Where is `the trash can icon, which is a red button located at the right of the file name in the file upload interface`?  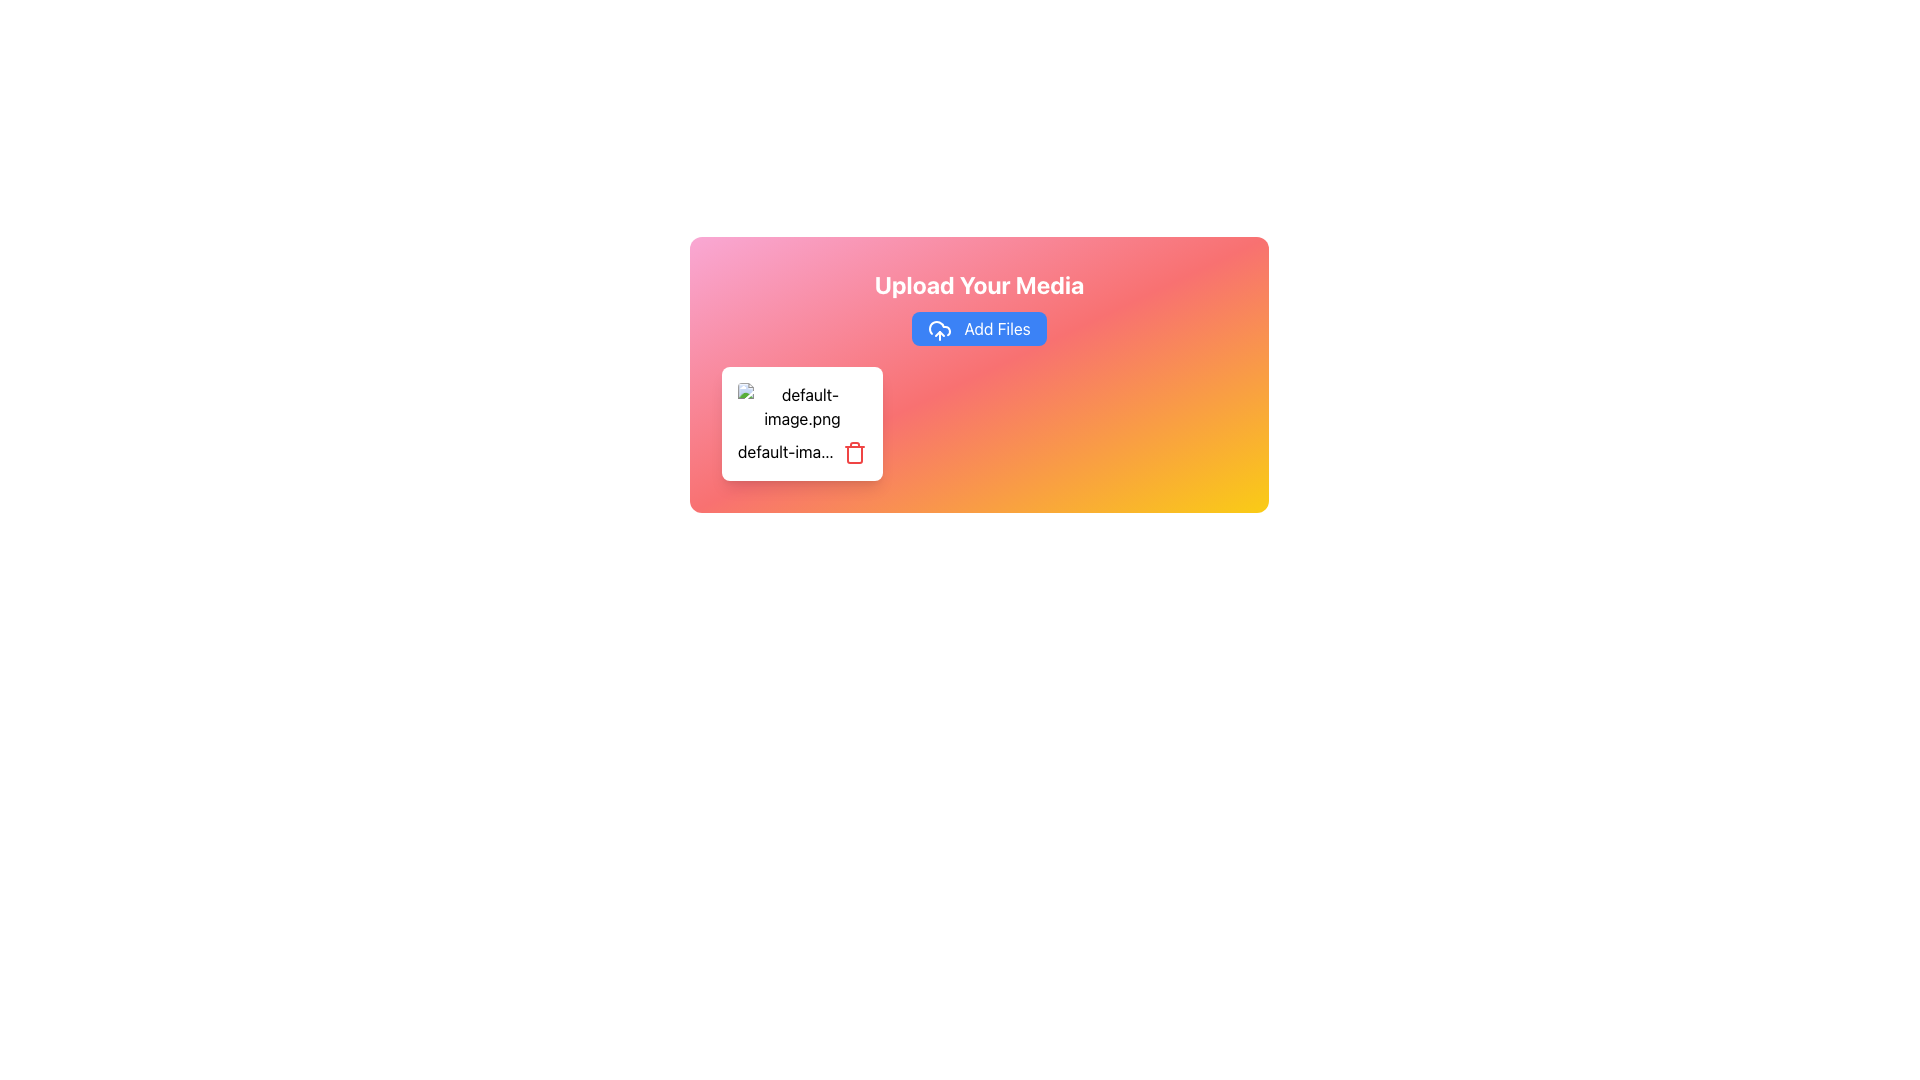 the trash can icon, which is a red button located at the right of the file name in the file upload interface is located at coordinates (854, 451).